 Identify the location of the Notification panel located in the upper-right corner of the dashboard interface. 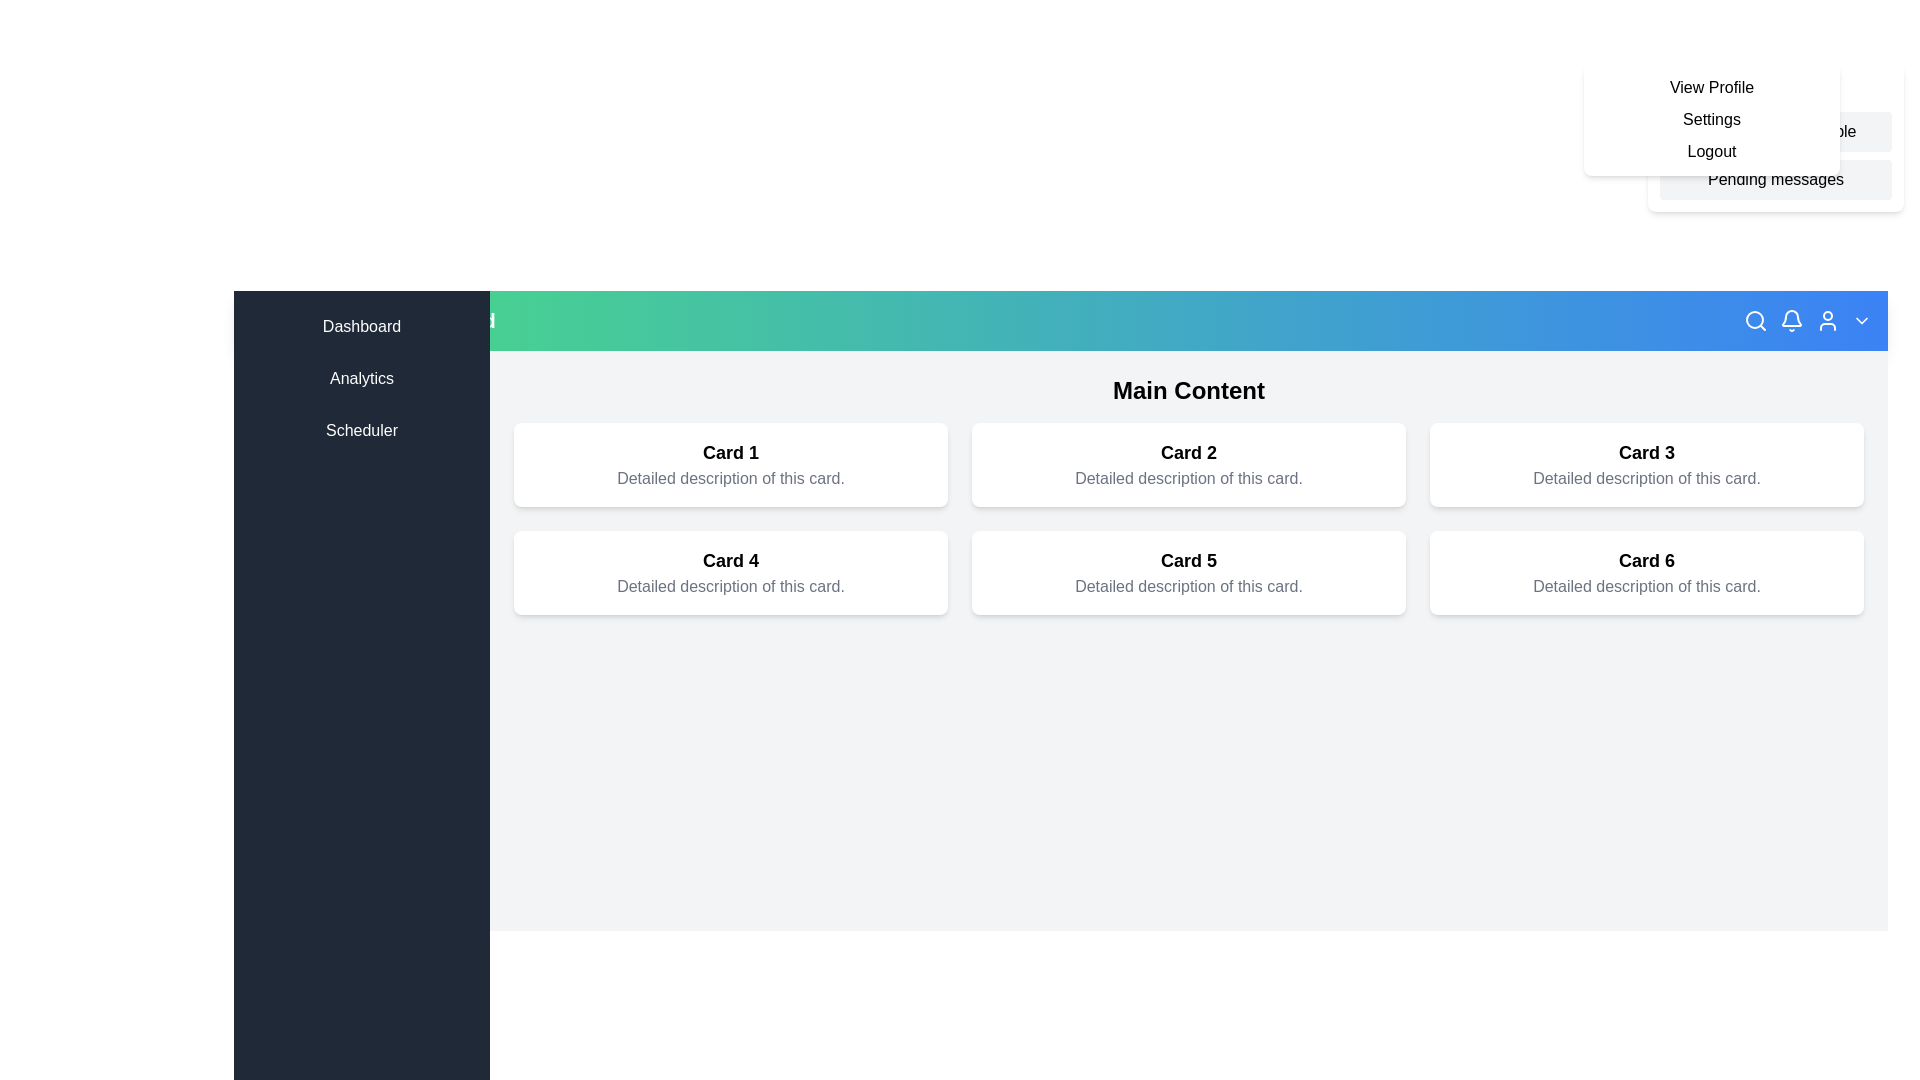
(1776, 137).